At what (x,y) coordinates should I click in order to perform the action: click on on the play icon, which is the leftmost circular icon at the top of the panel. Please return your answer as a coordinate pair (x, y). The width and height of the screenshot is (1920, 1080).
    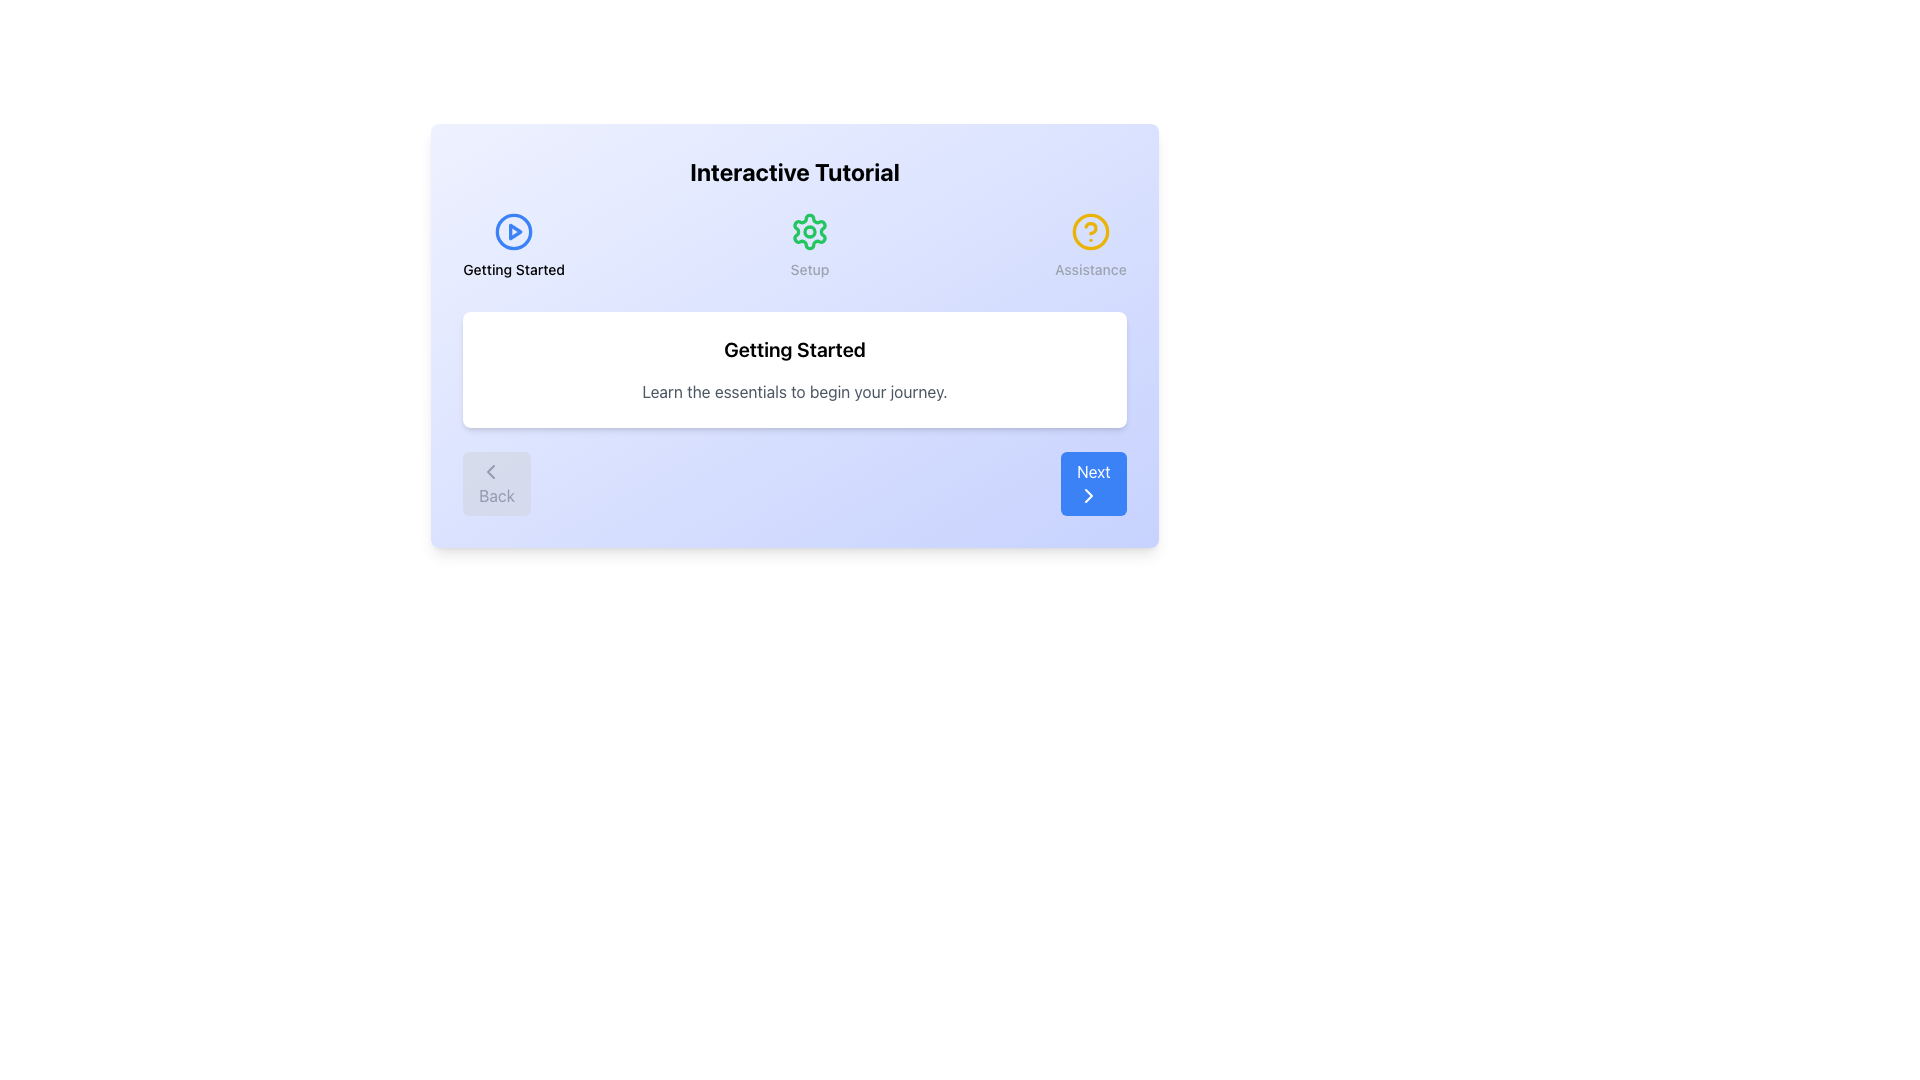
    Looking at the image, I should click on (515, 230).